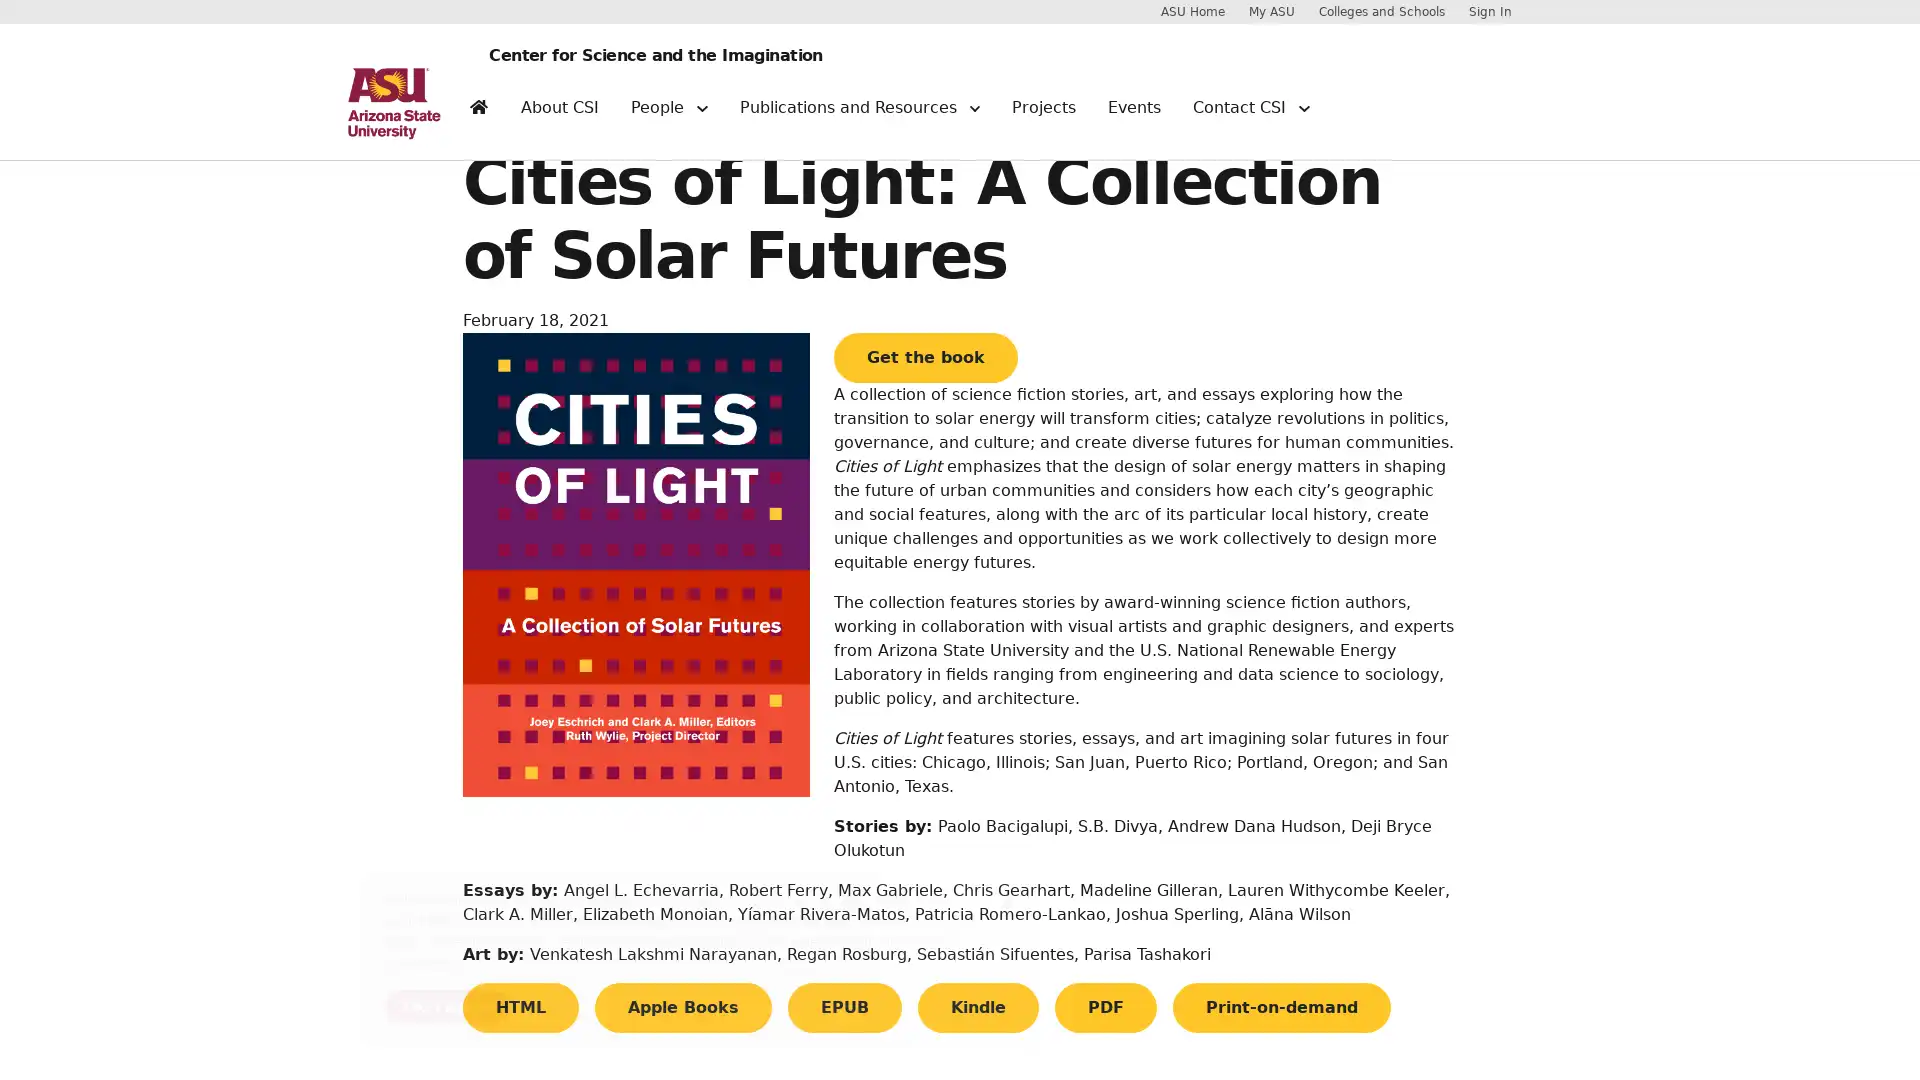 The image size is (1920, 1080). I want to click on People, so click(668, 115).